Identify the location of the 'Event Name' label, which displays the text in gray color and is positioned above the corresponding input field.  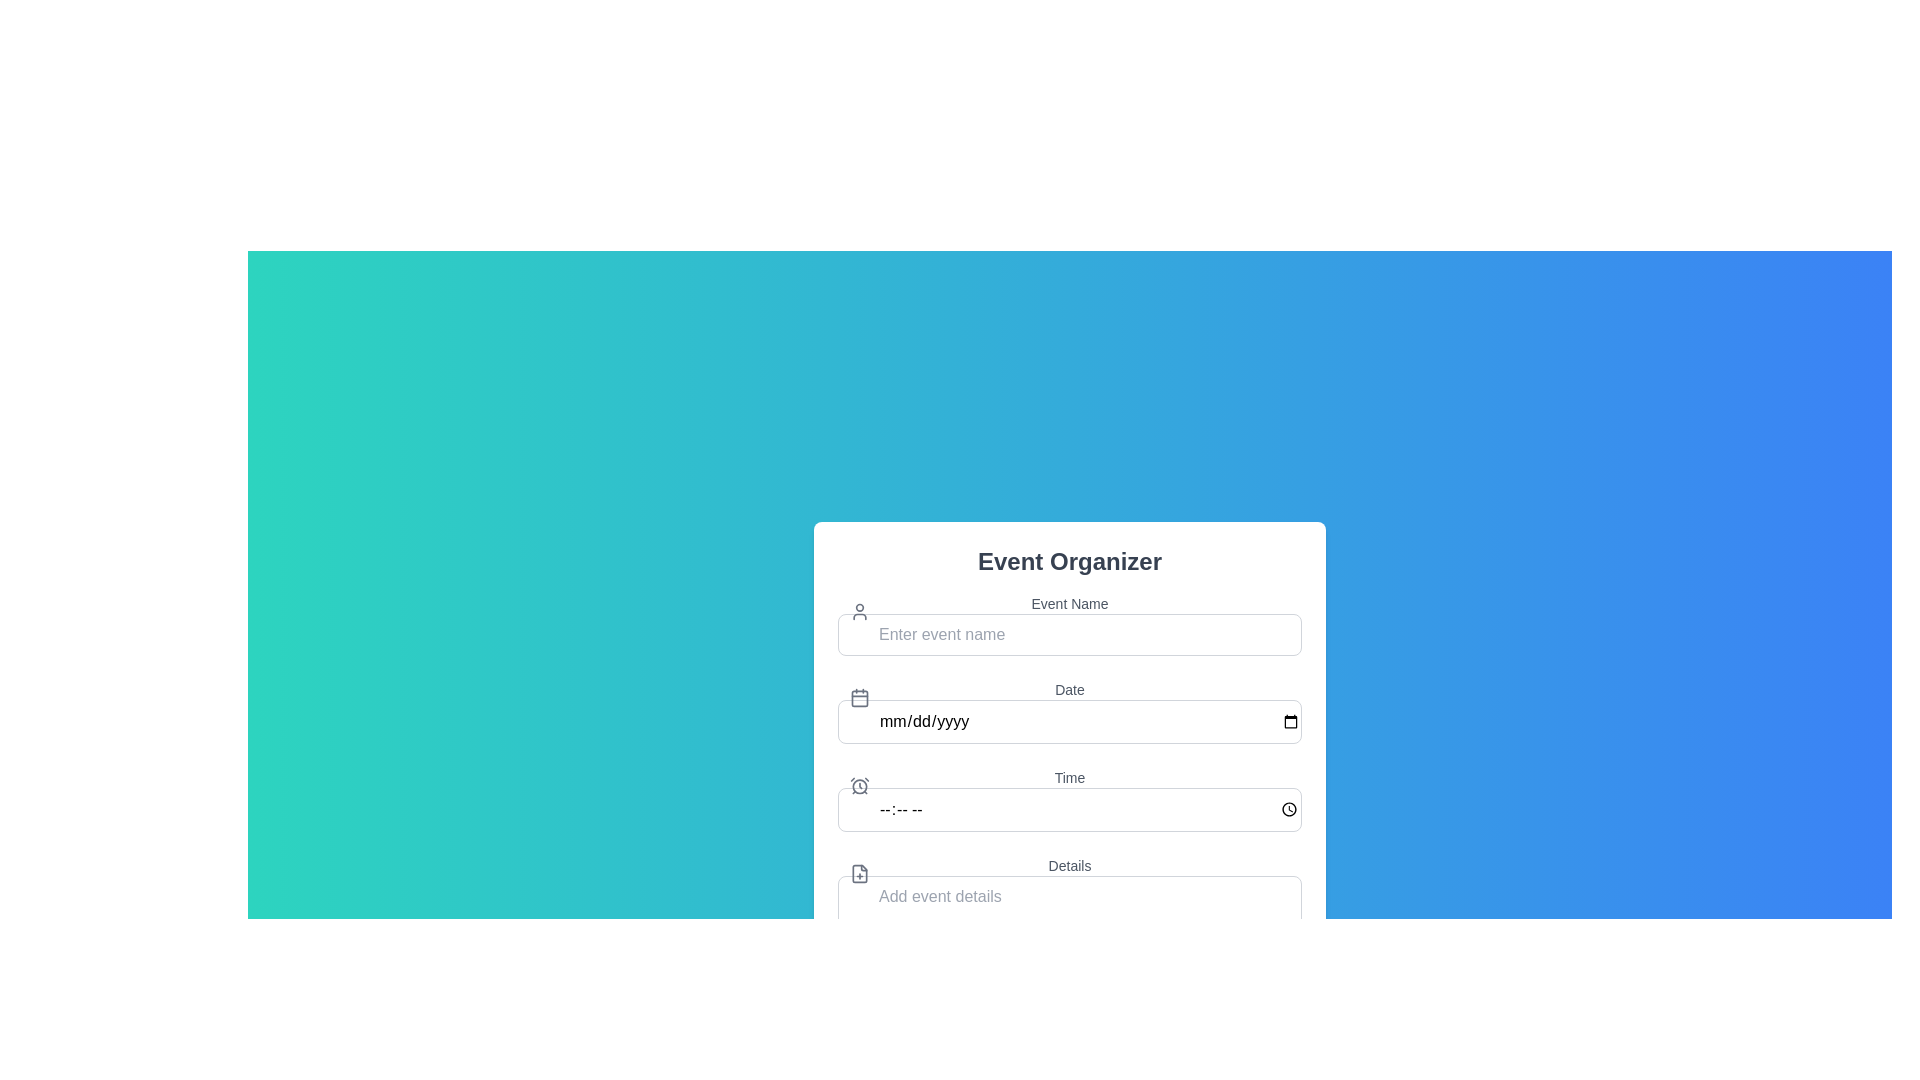
(1069, 602).